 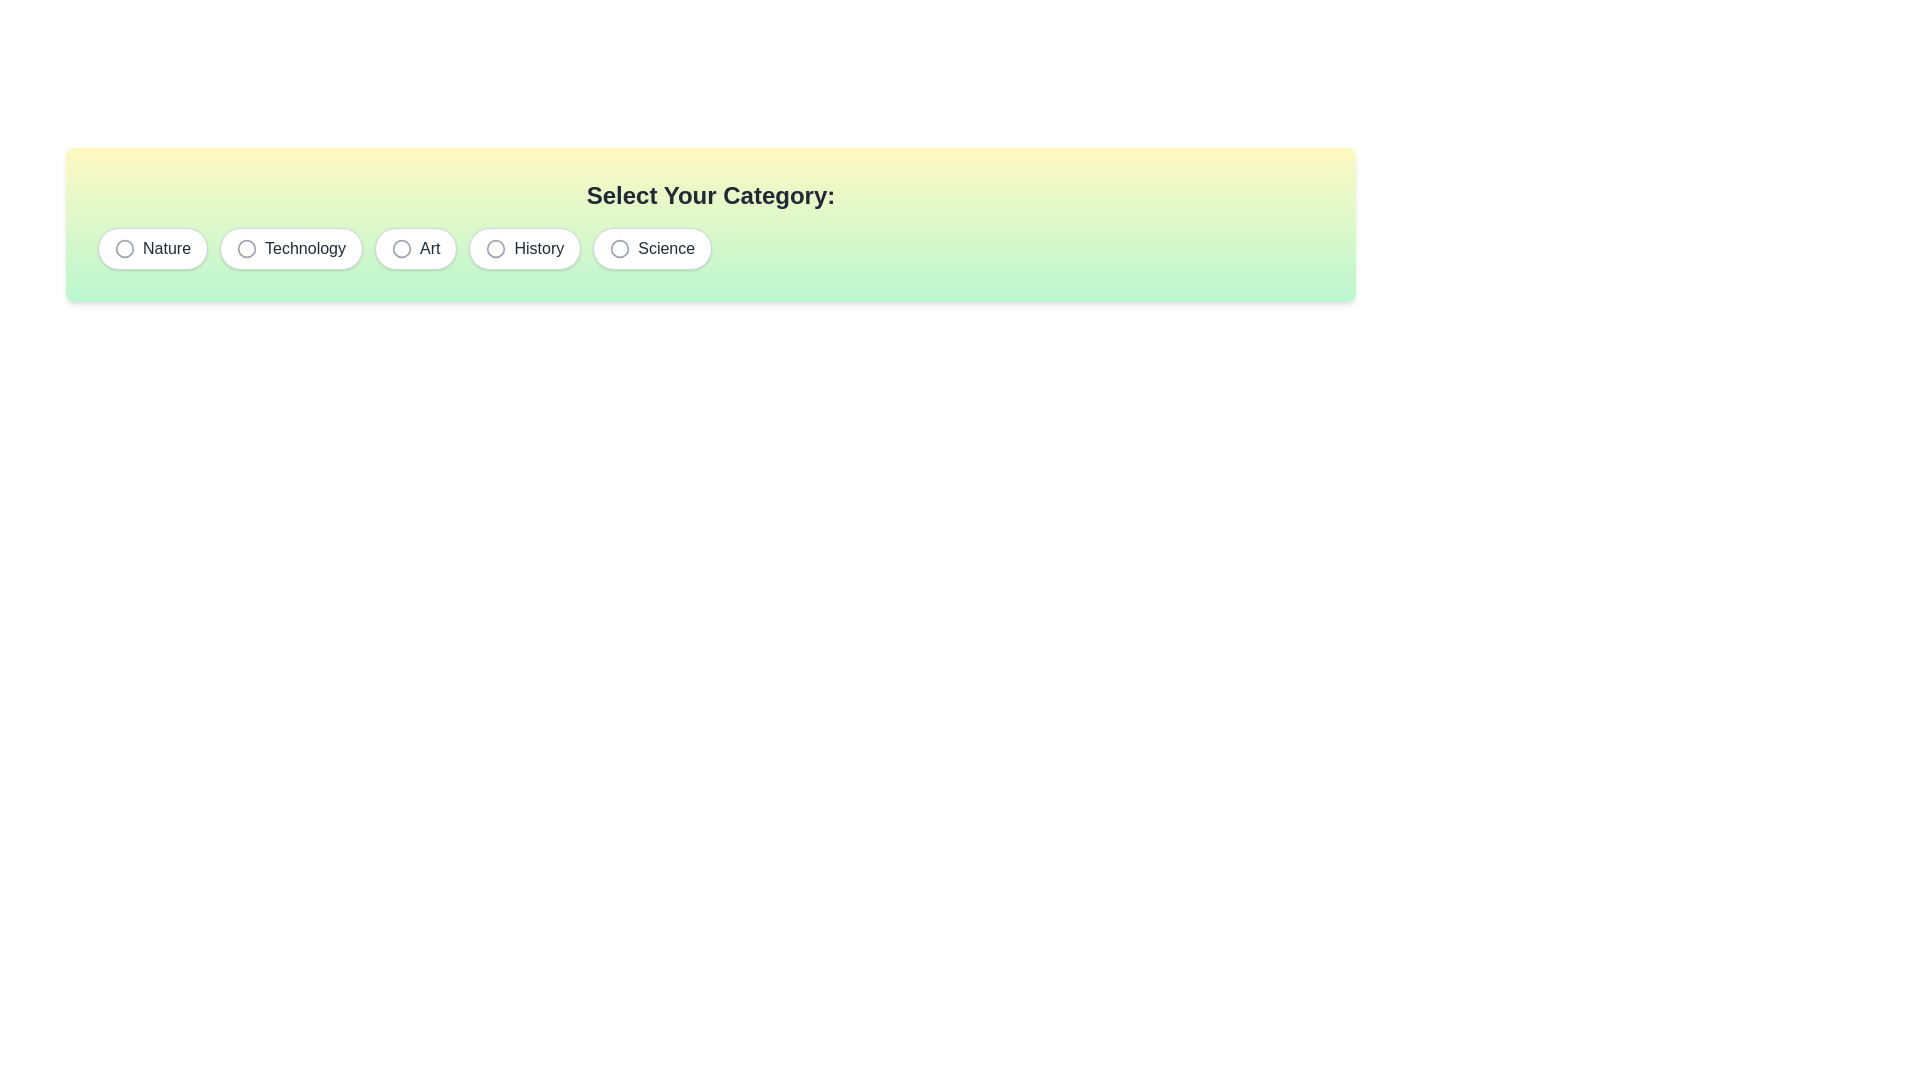 I want to click on the chip corresponding to the category History, so click(x=524, y=248).